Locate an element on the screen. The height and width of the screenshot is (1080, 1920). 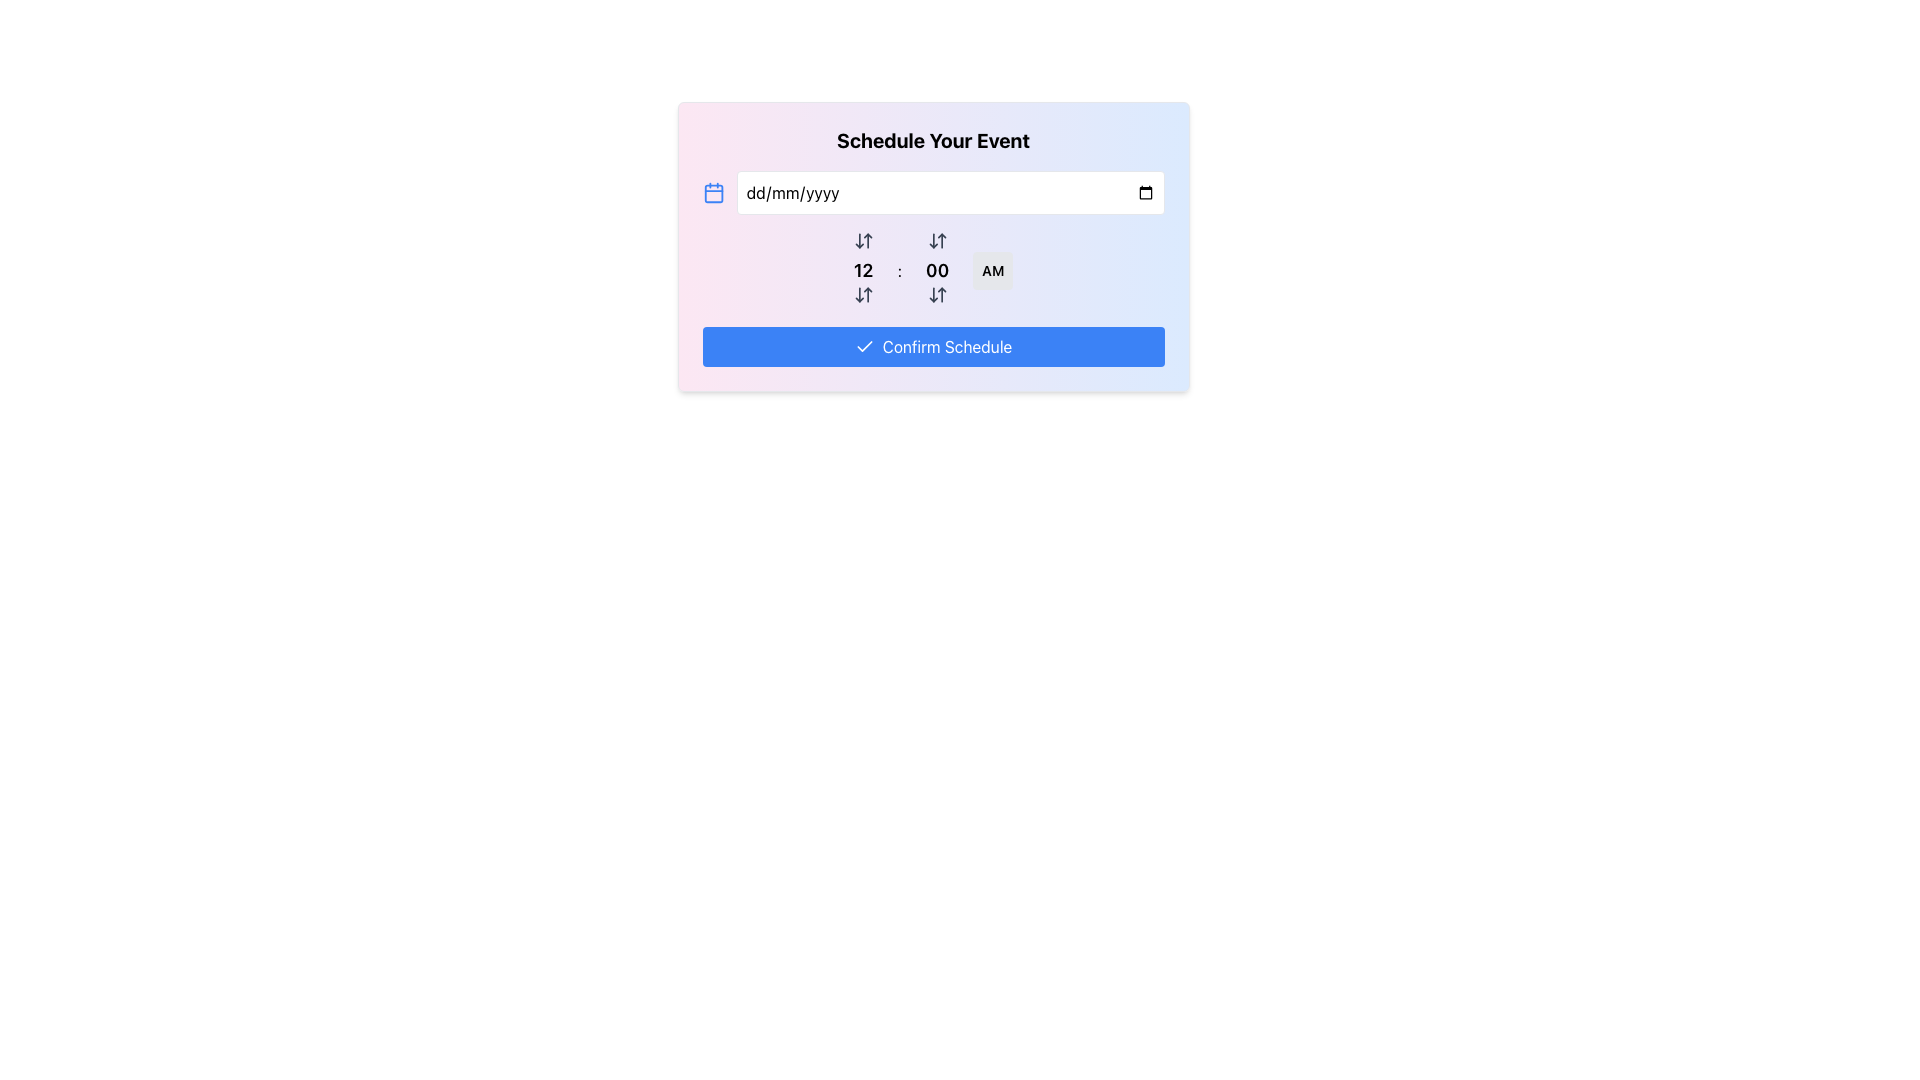
text displayed in the Text Display showing '12', which is located in the hour input field of the scheduling interface between increment and decrement arrow buttons is located at coordinates (863, 270).